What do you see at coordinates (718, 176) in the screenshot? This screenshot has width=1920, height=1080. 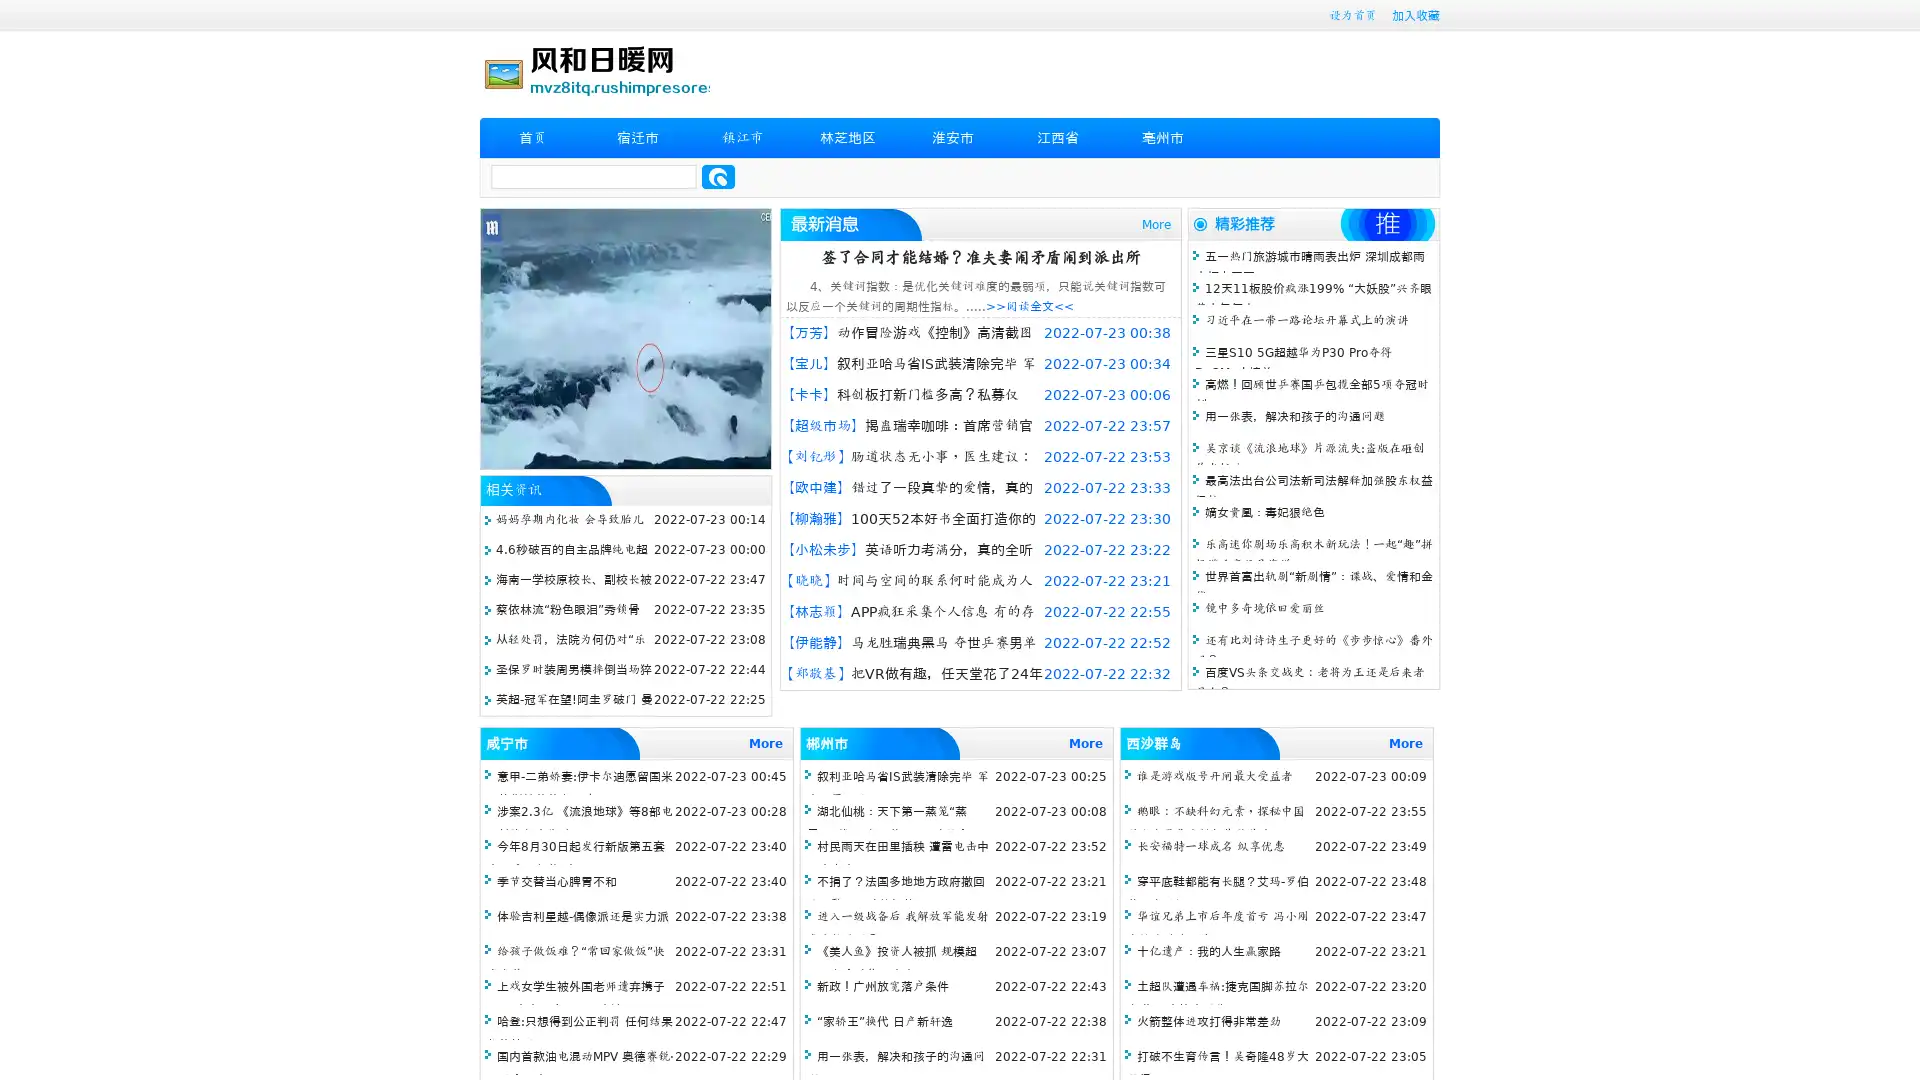 I see `Search` at bounding box center [718, 176].